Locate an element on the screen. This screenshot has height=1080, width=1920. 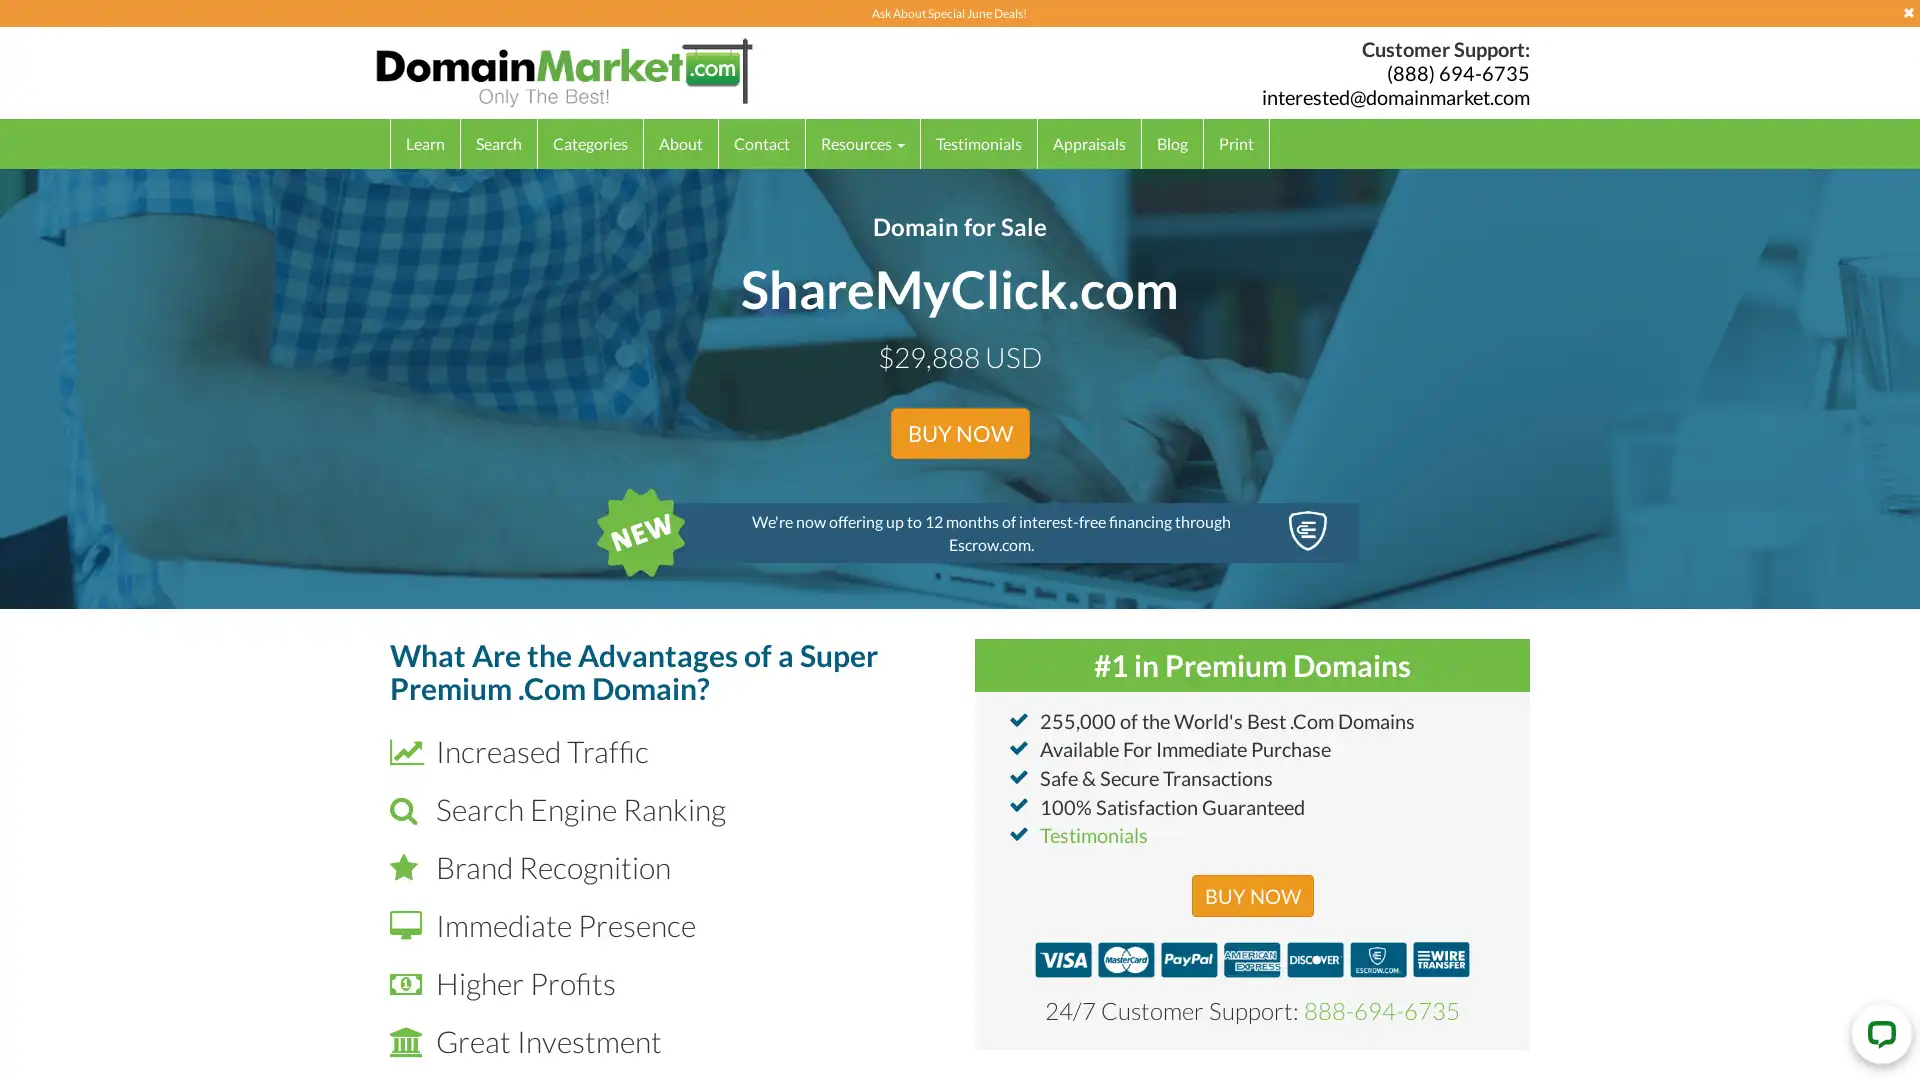
Resources is located at coordinates (863, 142).